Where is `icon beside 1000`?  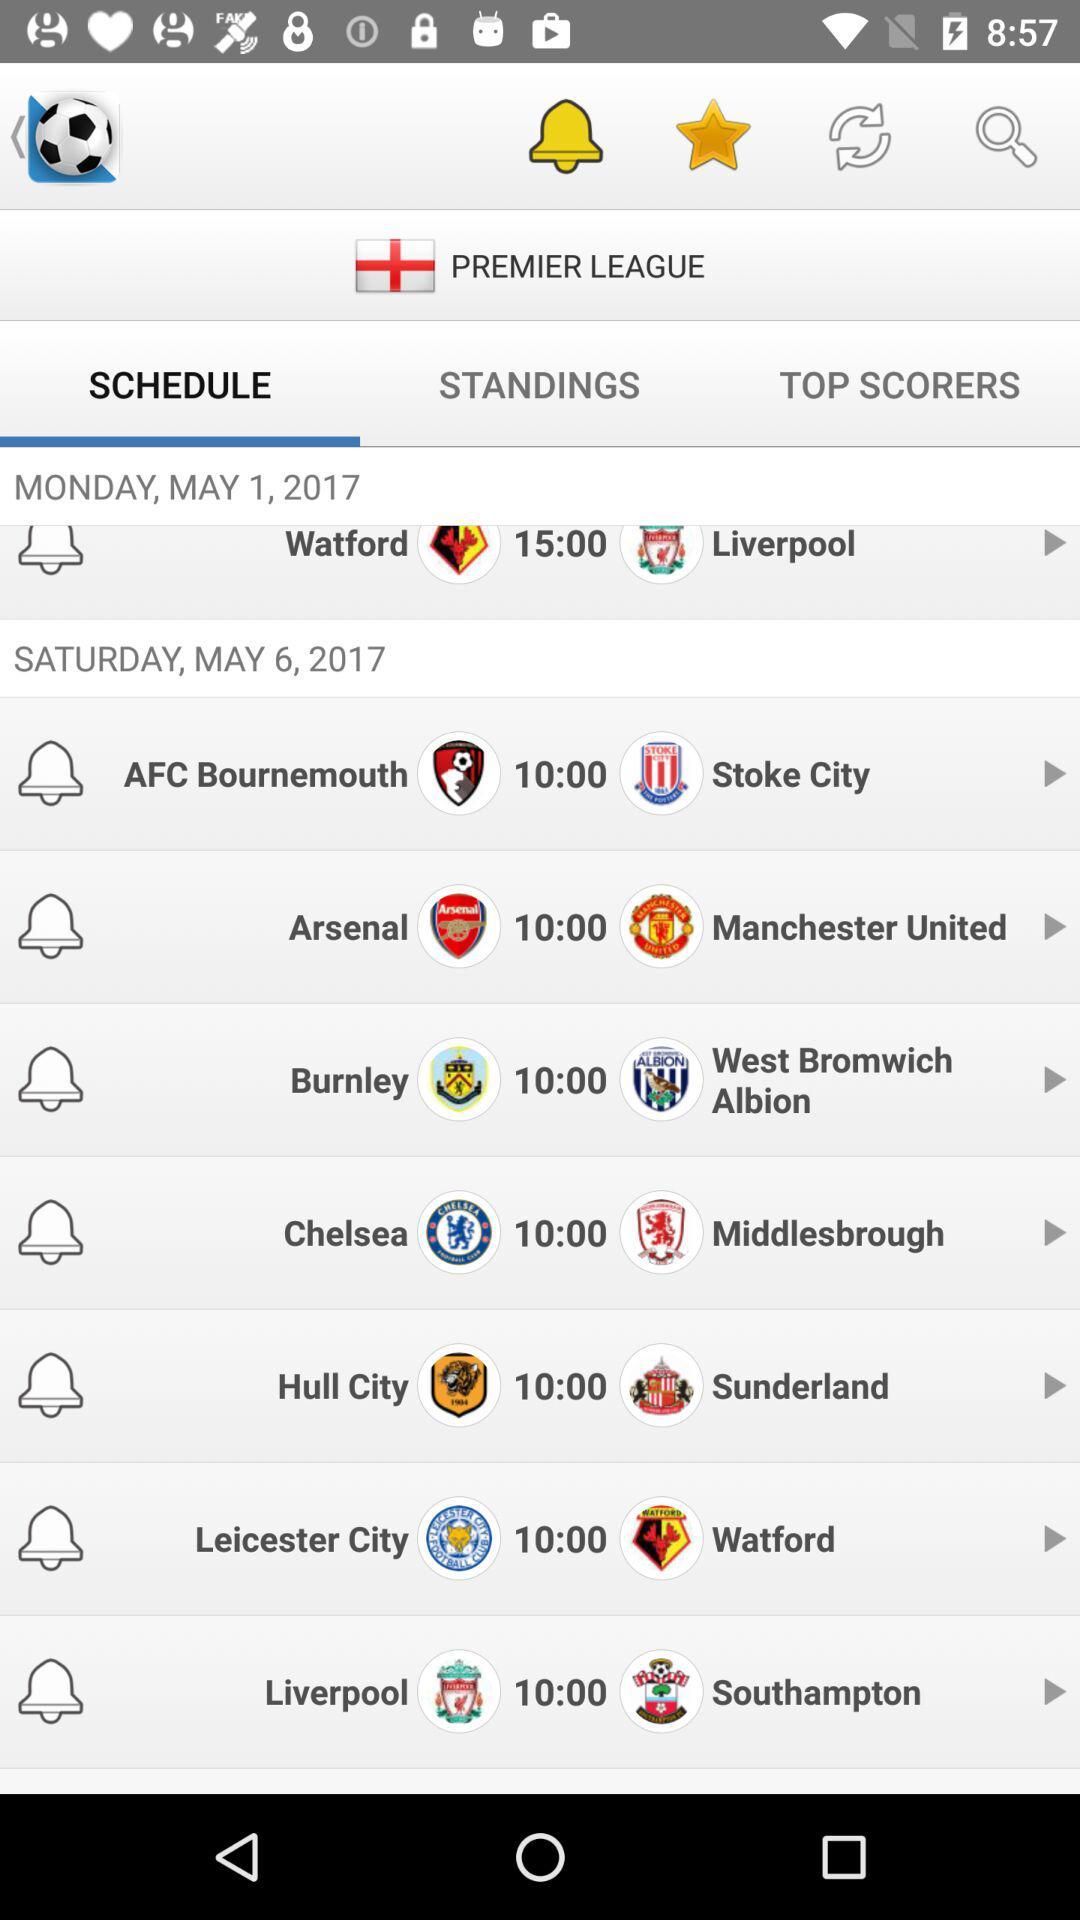 icon beside 1000 is located at coordinates (459, 771).